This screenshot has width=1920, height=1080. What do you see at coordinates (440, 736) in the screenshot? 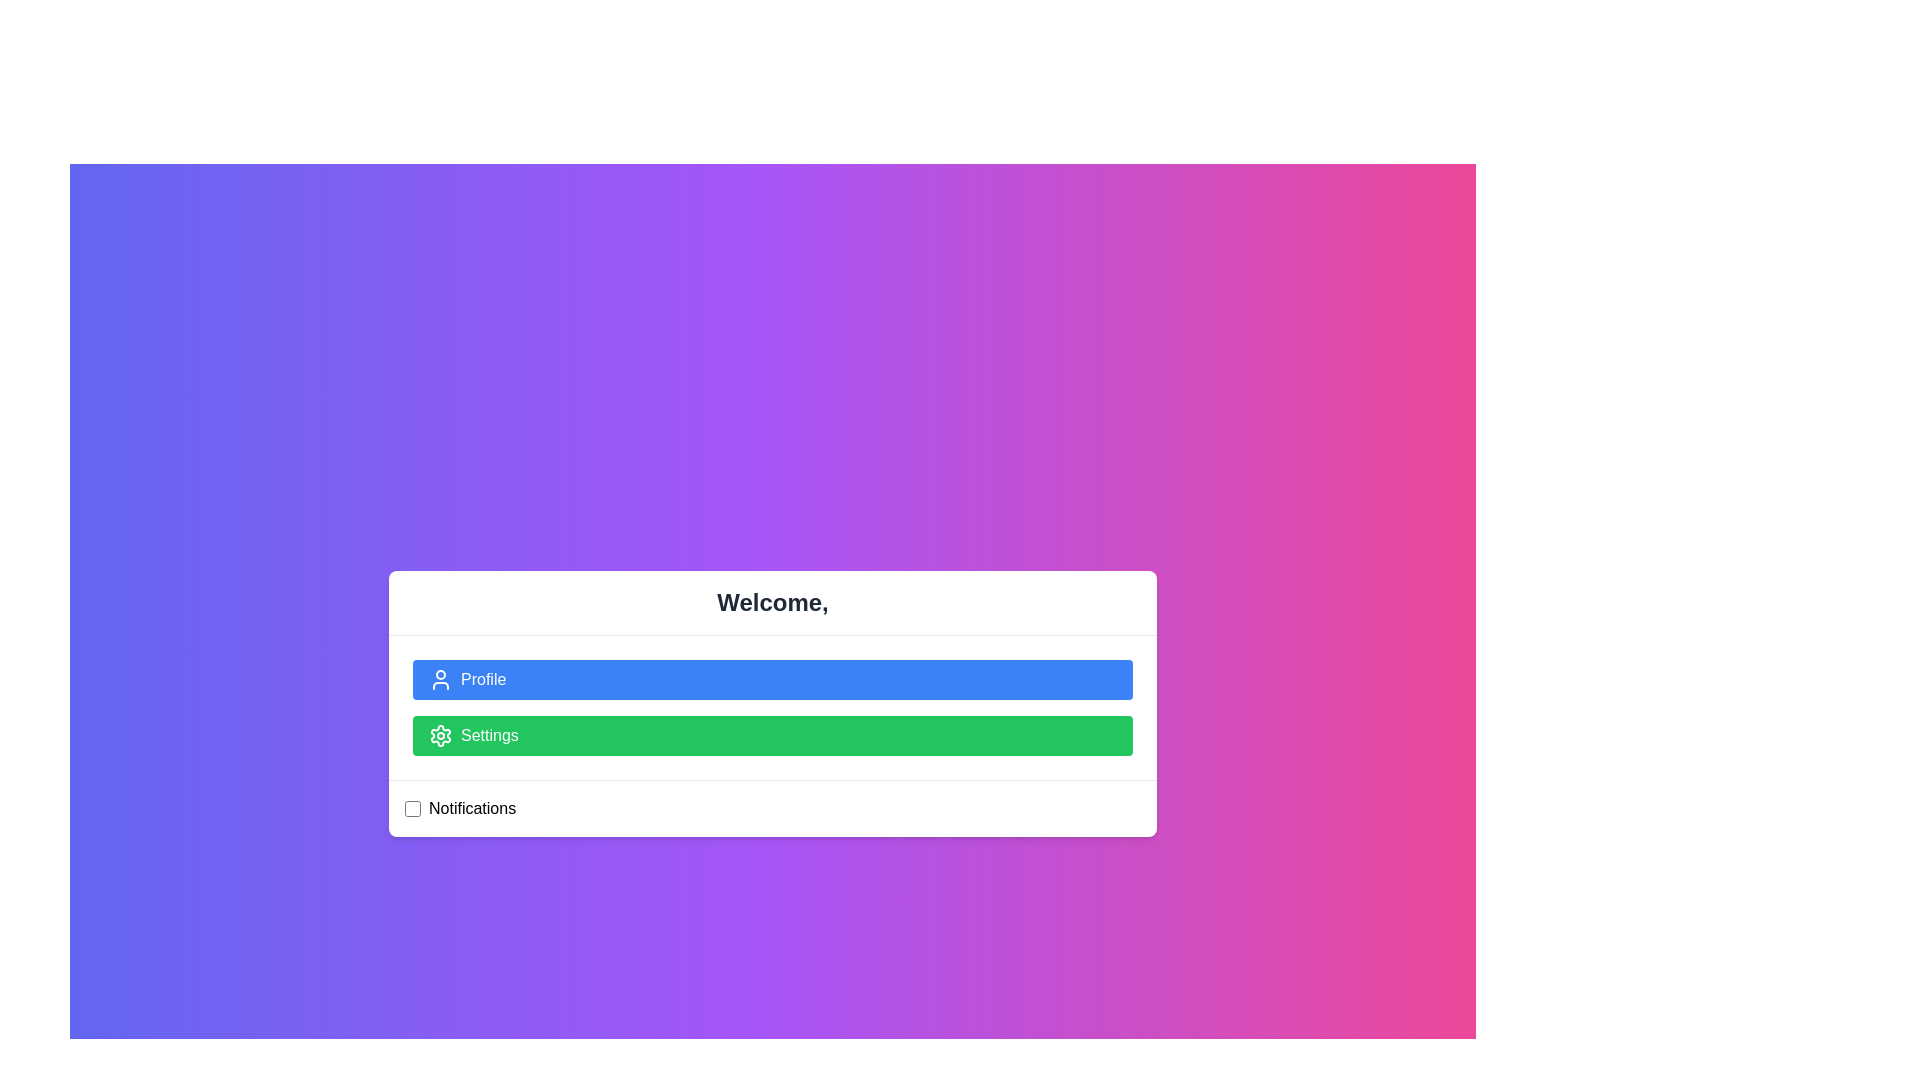
I see `the circular gear-like icon with a green background located to the left of the 'Settings' text within the green button` at bounding box center [440, 736].